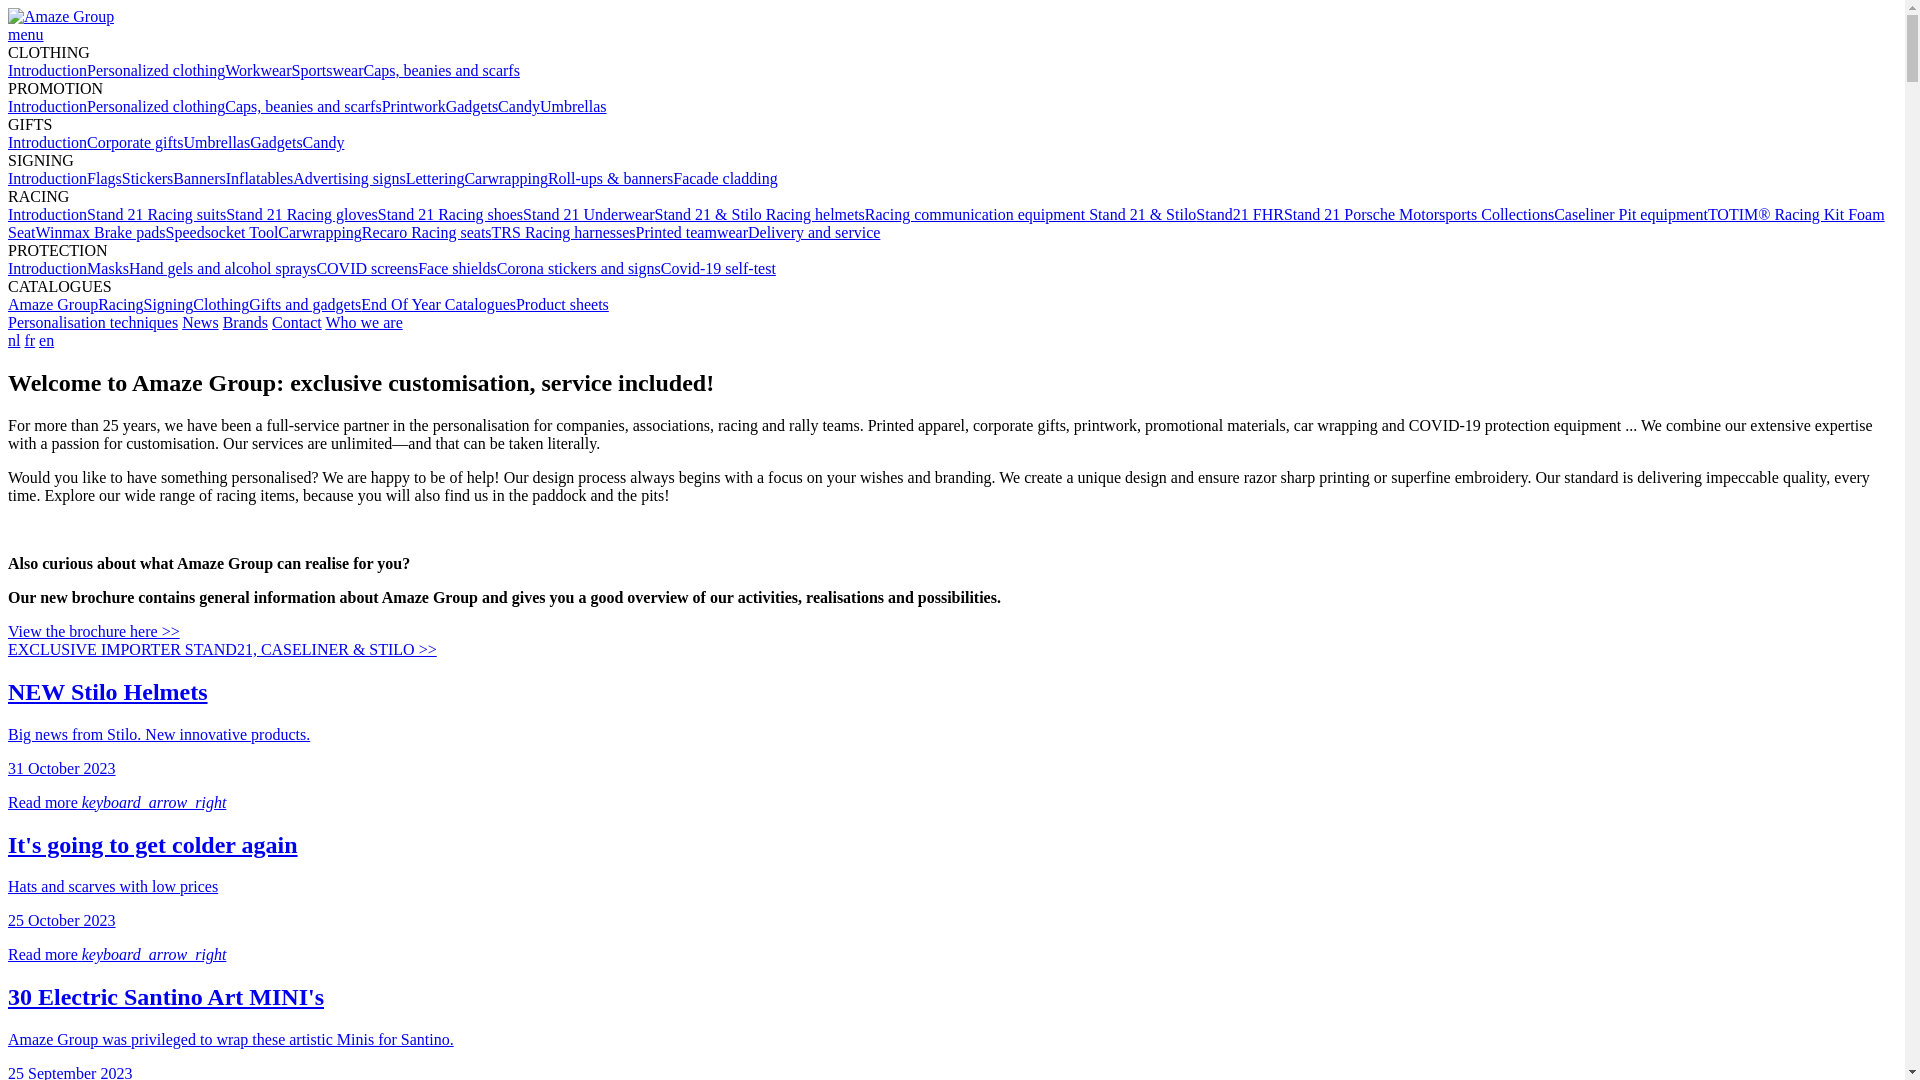 The height and width of the screenshot is (1080, 1920). Describe the element at coordinates (578, 267) in the screenshot. I see `'Corona stickers and signs'` at that location.